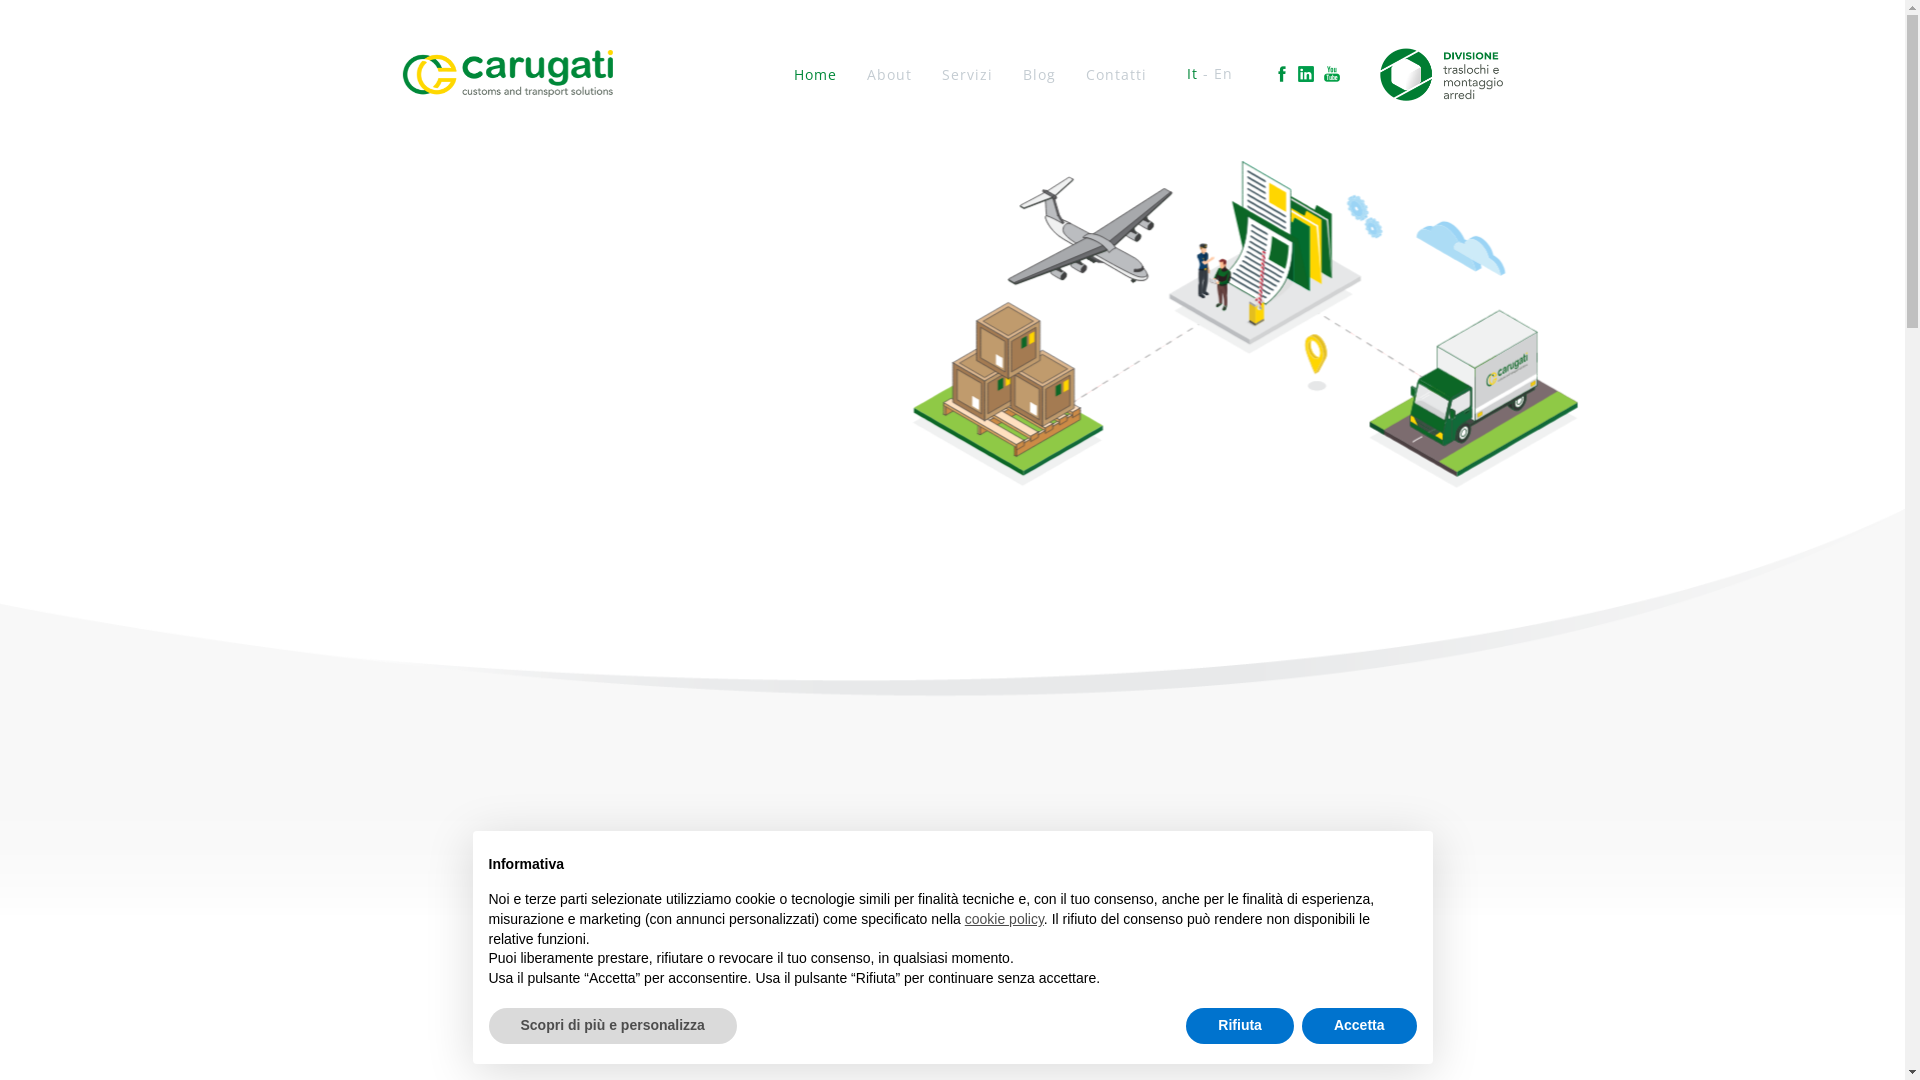 Image resolution: width=1920 pixels, height=1080 pixels. What do you see at coordinates (1039, 73) in the screenshot?
I see `'Blog'` at bounding box center [1039, 73].